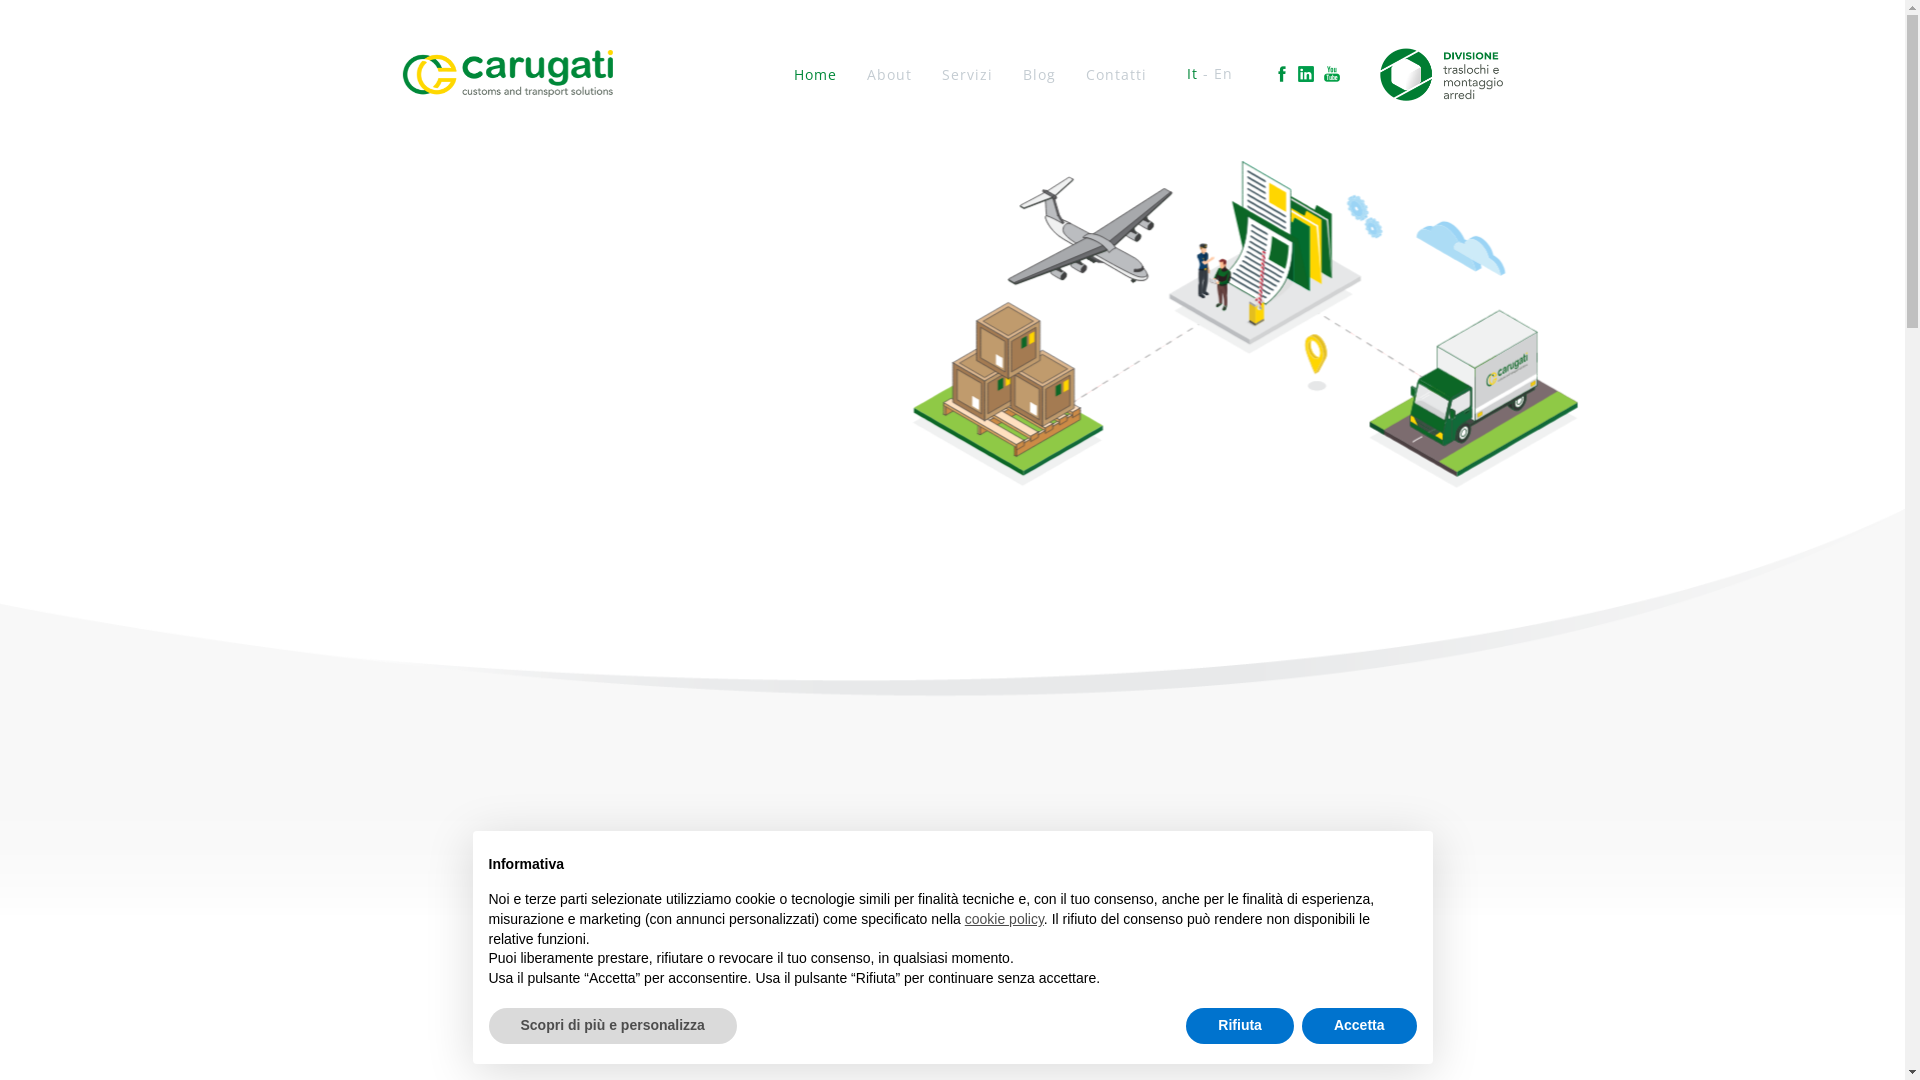 Image resolution: width=1920 pixels, height=1080 pixels. What do you see at coordinates (1039, 73) in the screenshot?
I see `'Blog'` at bounding box center [1039, 73].